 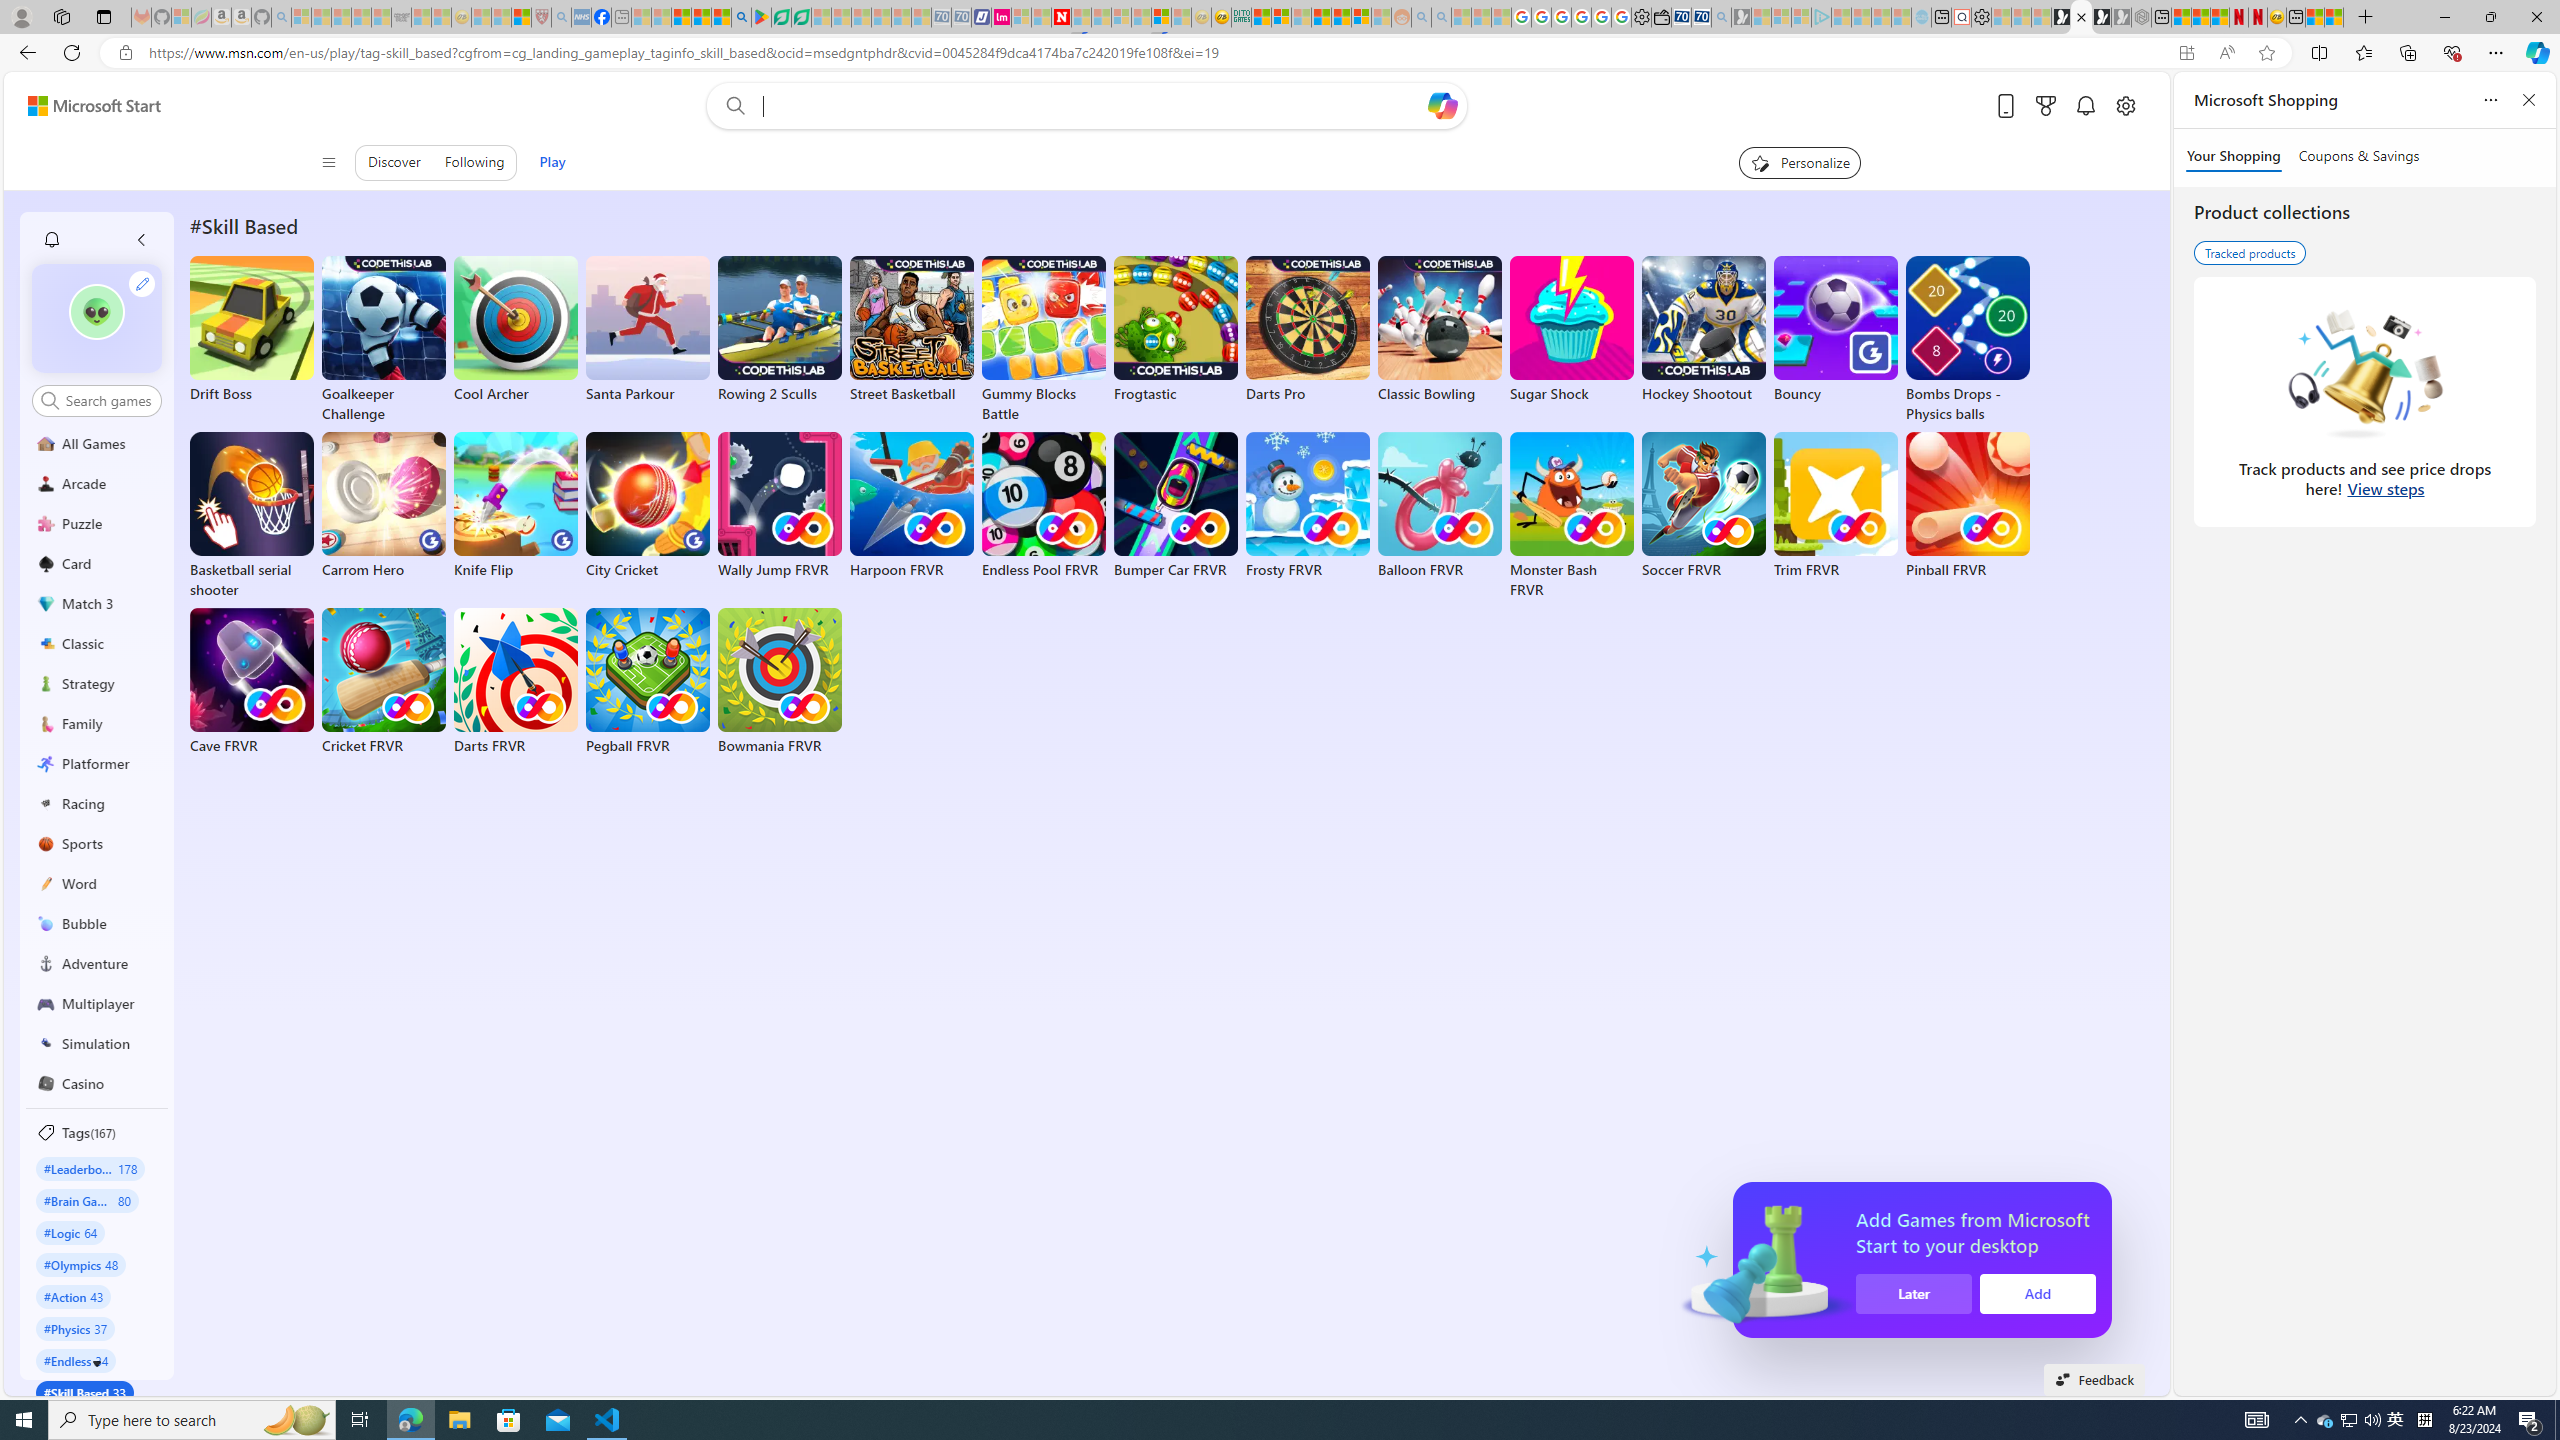 I want to click on 'Basketball serial shooter', so click(x=252, y=516).